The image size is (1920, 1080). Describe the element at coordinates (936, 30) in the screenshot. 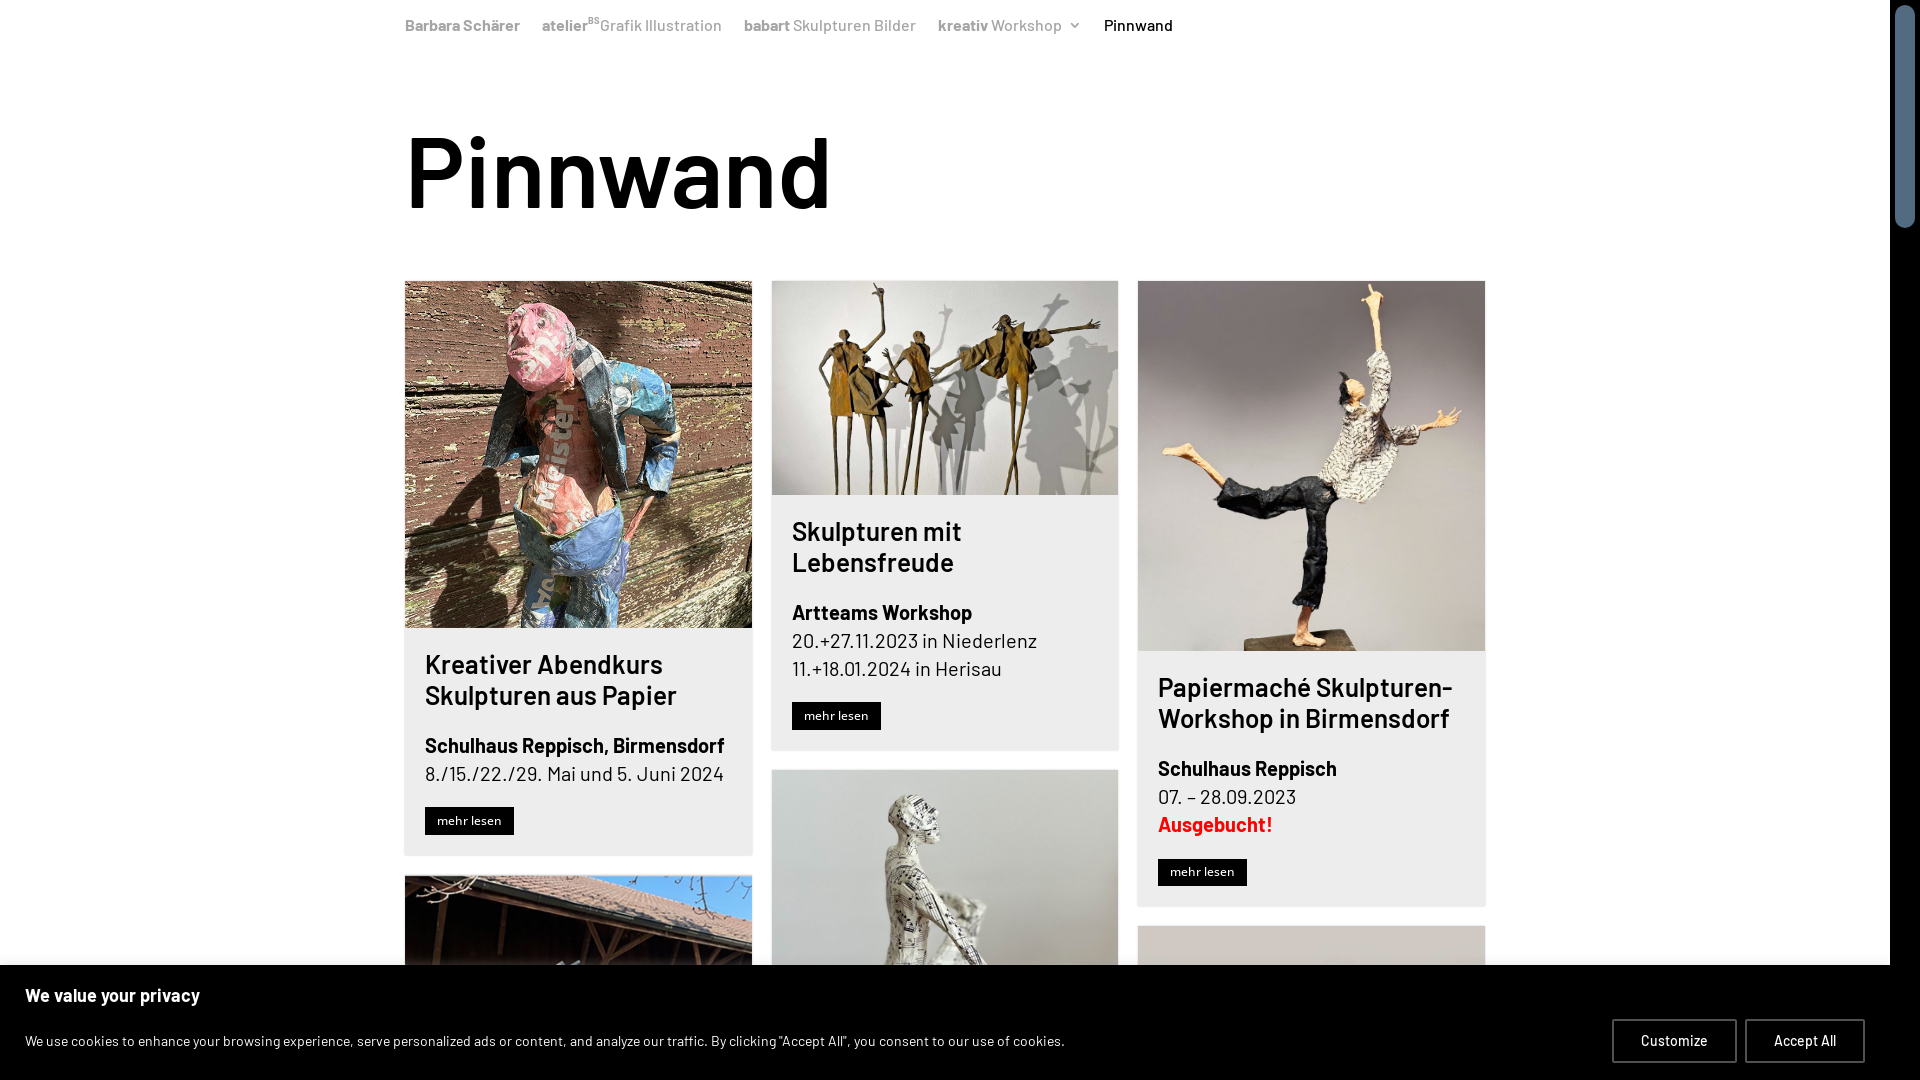

I see `'kreativ Workshop'` at that location.